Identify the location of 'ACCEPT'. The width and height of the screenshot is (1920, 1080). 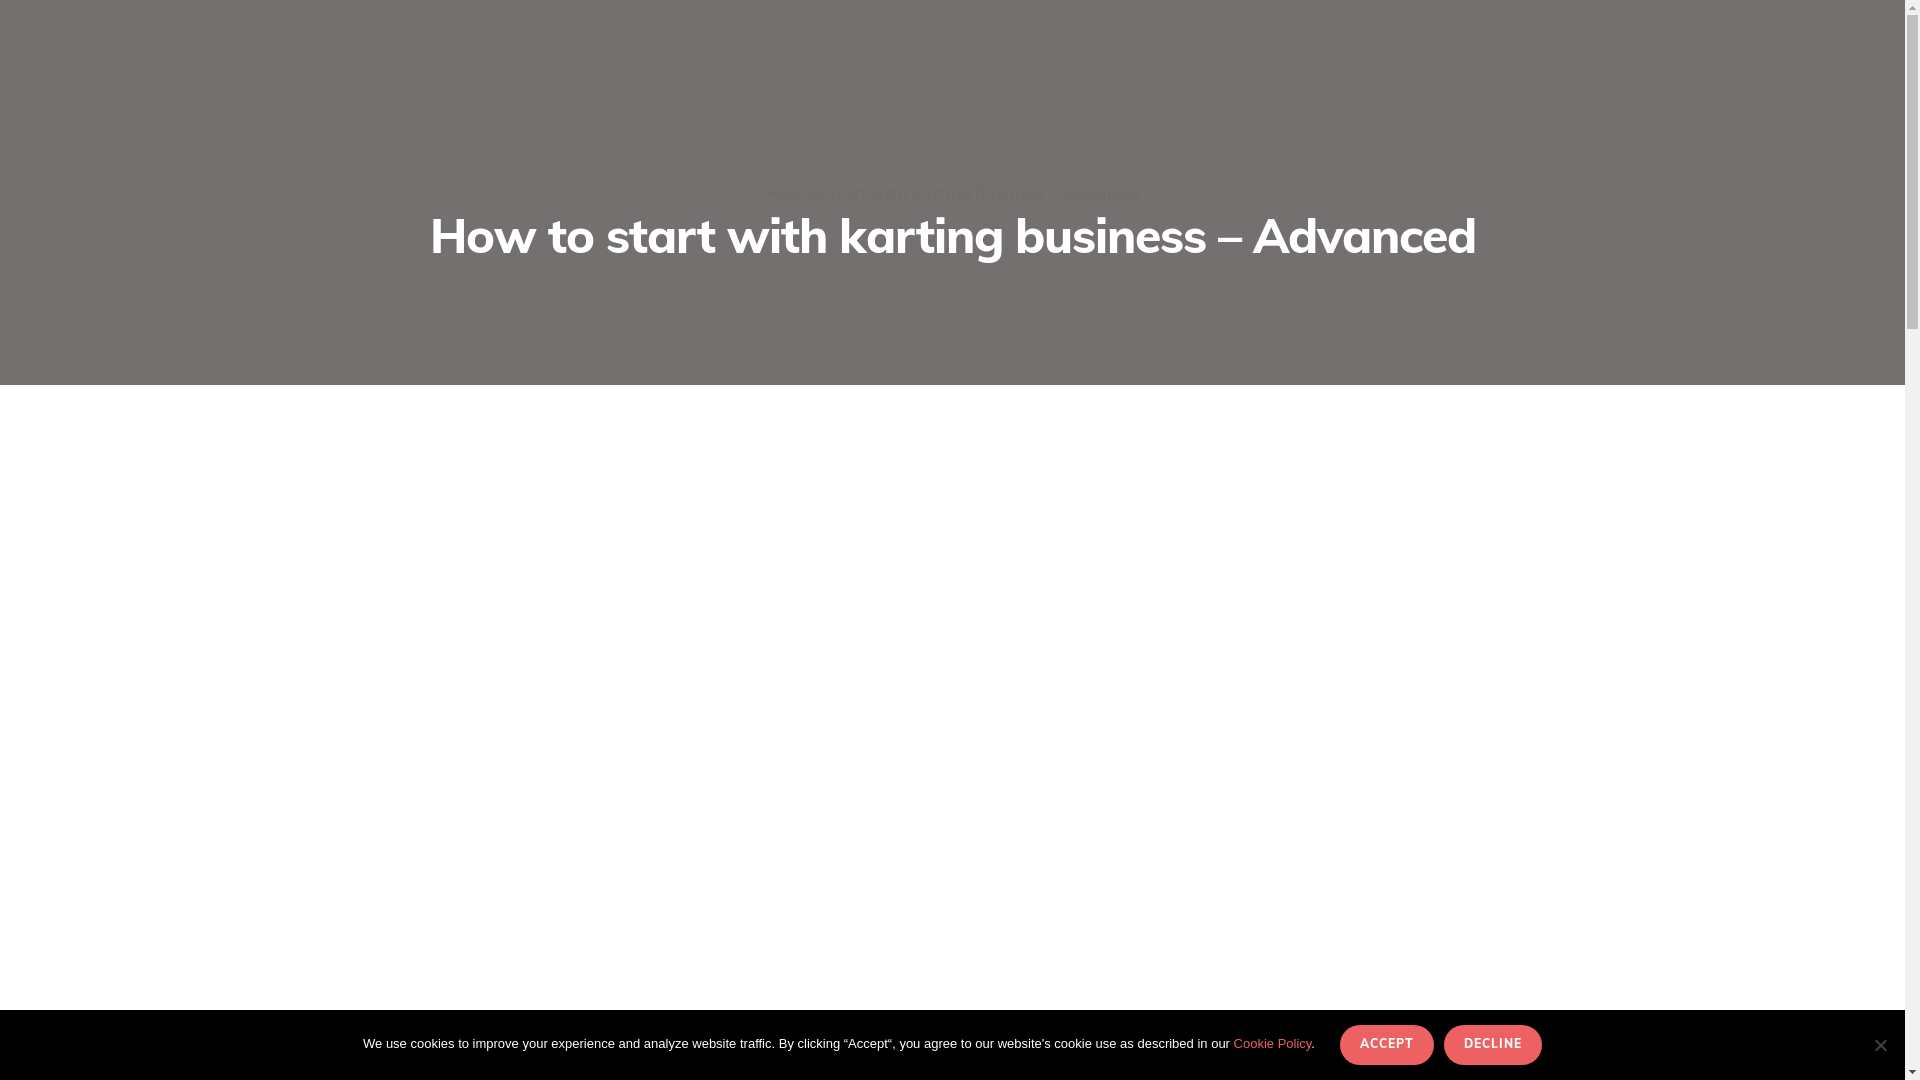
(1386, 1044).